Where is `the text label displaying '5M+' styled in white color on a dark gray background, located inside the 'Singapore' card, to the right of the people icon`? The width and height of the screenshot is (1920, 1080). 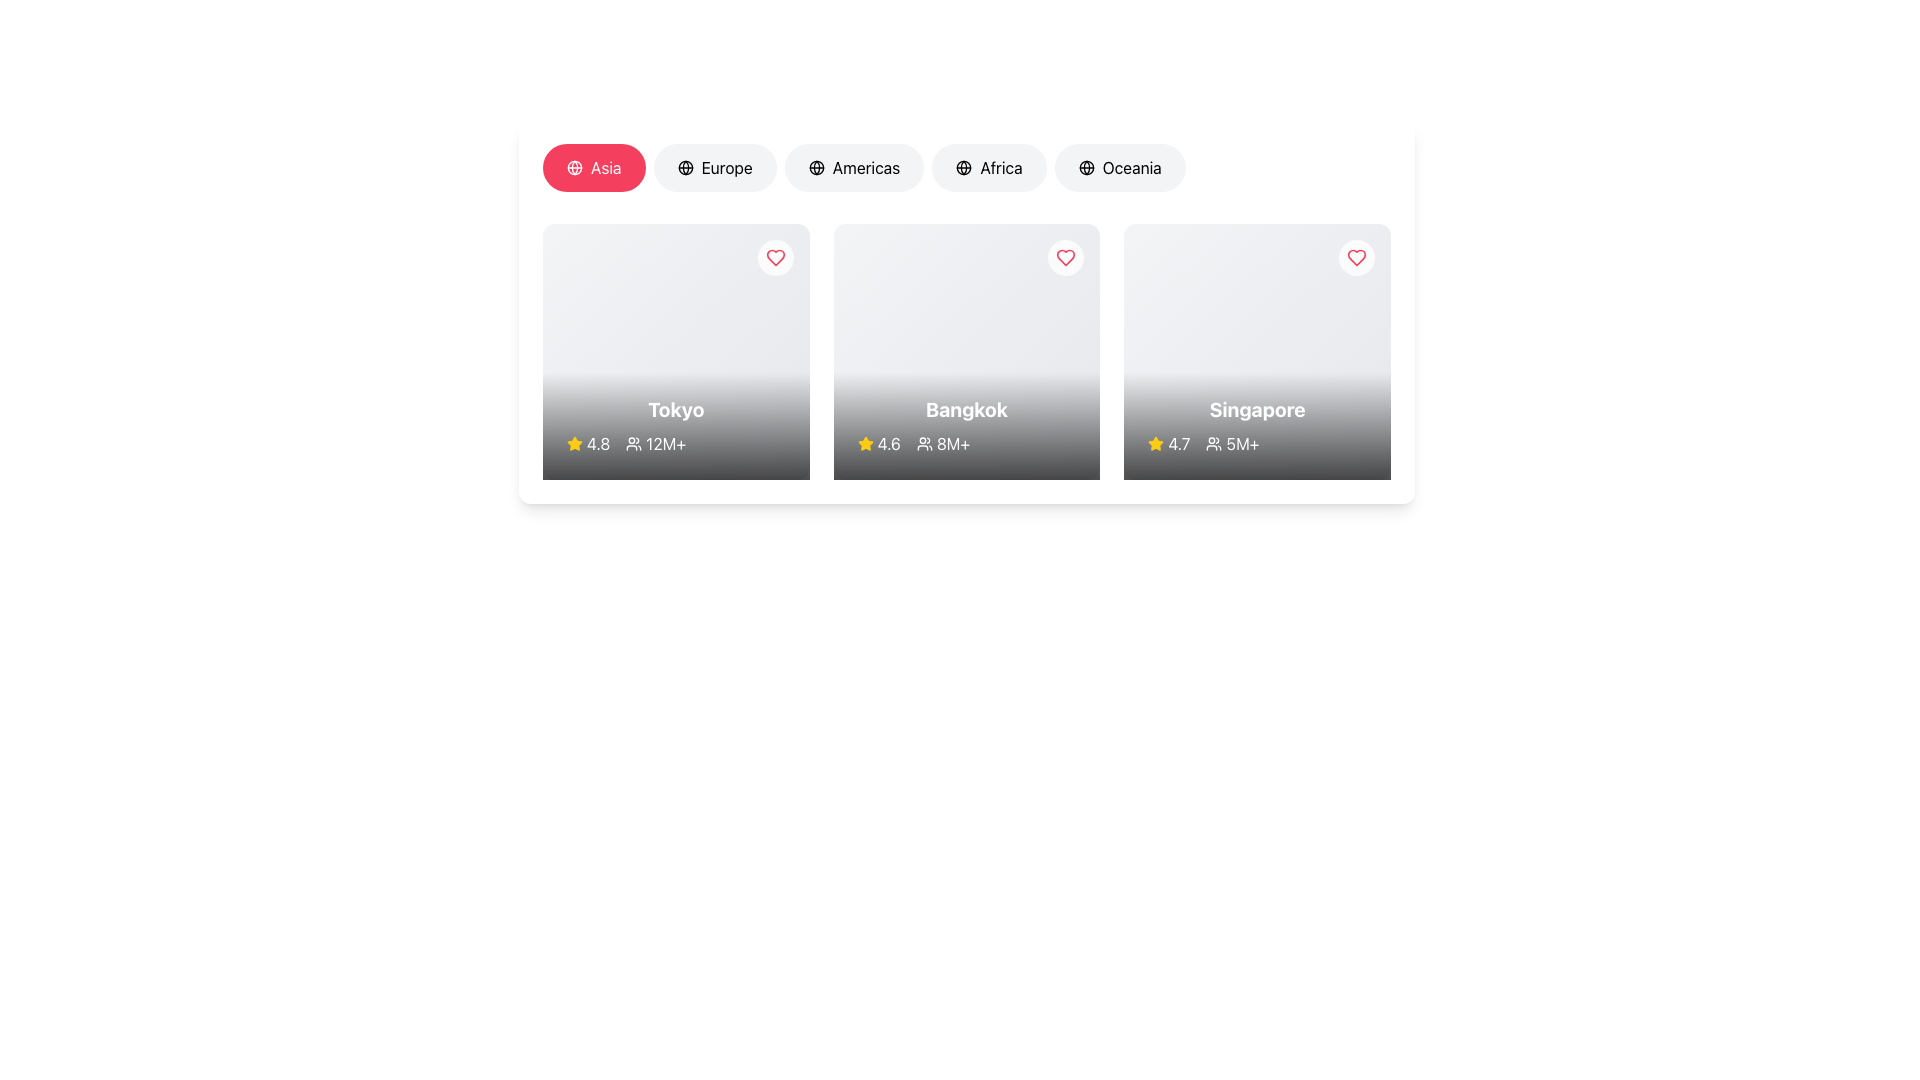
the text label displaying '5M+' styled in white color on a dark gray background, located inside the 'Singapore' card, to the right of the people icon is located at coordinates (1242, 442).